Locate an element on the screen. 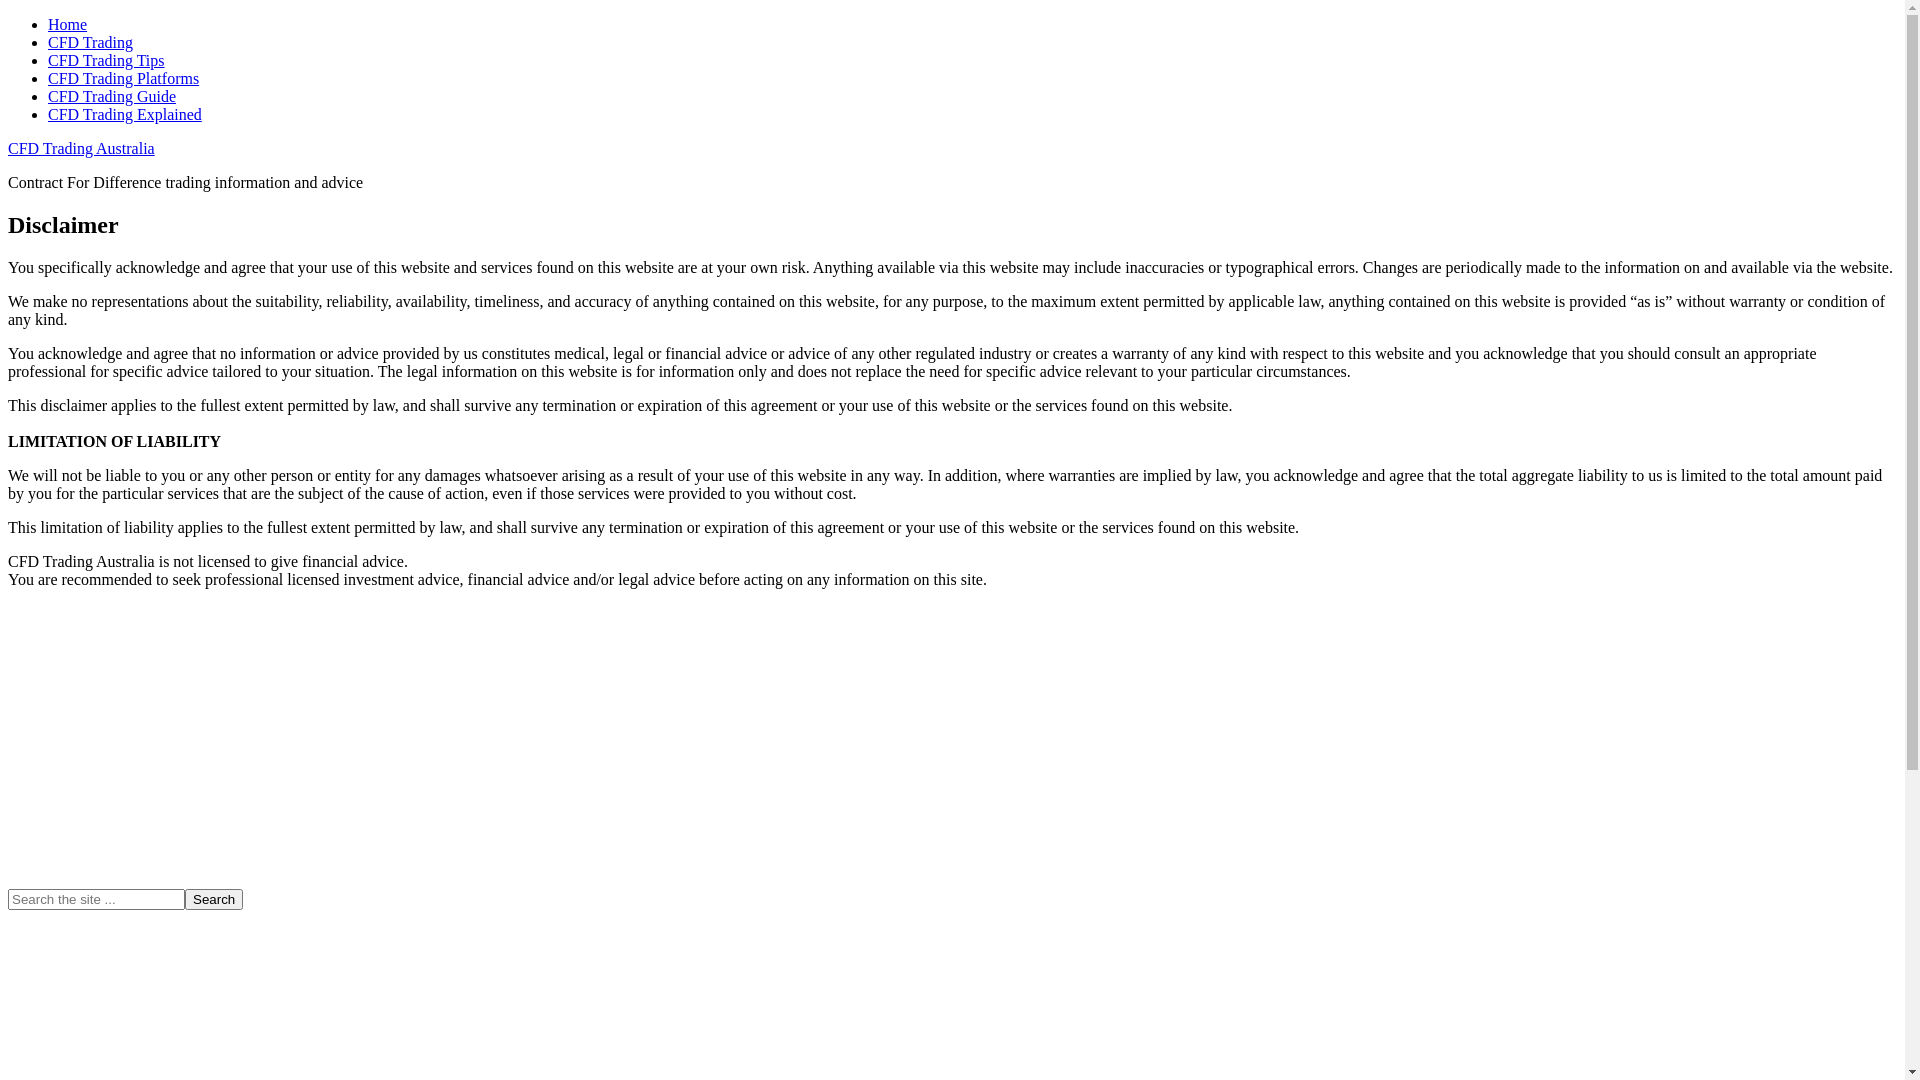 The image size is (1920, 1080). 'CFD Trading' is located at coordinates (89, 42).